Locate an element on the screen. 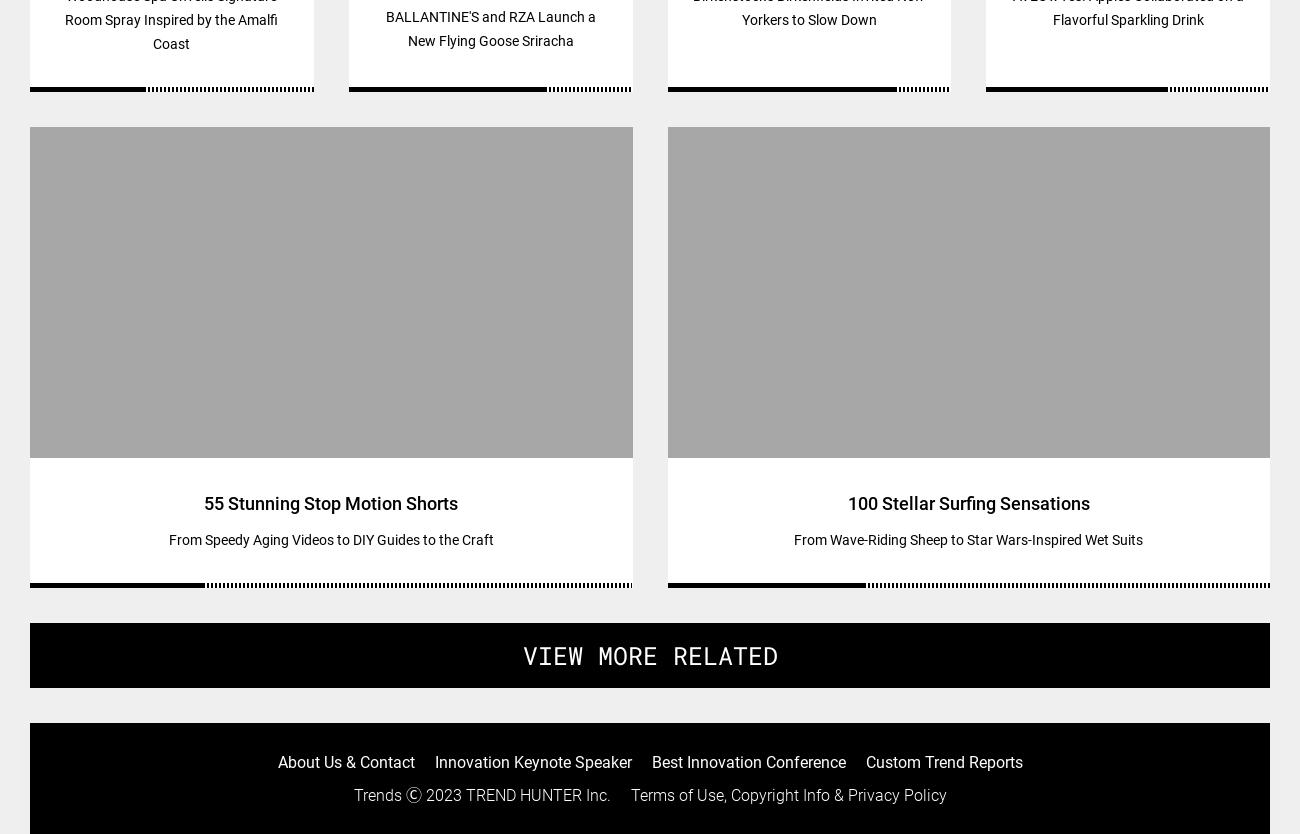  'Trends' is located at coordinates (376, 794).